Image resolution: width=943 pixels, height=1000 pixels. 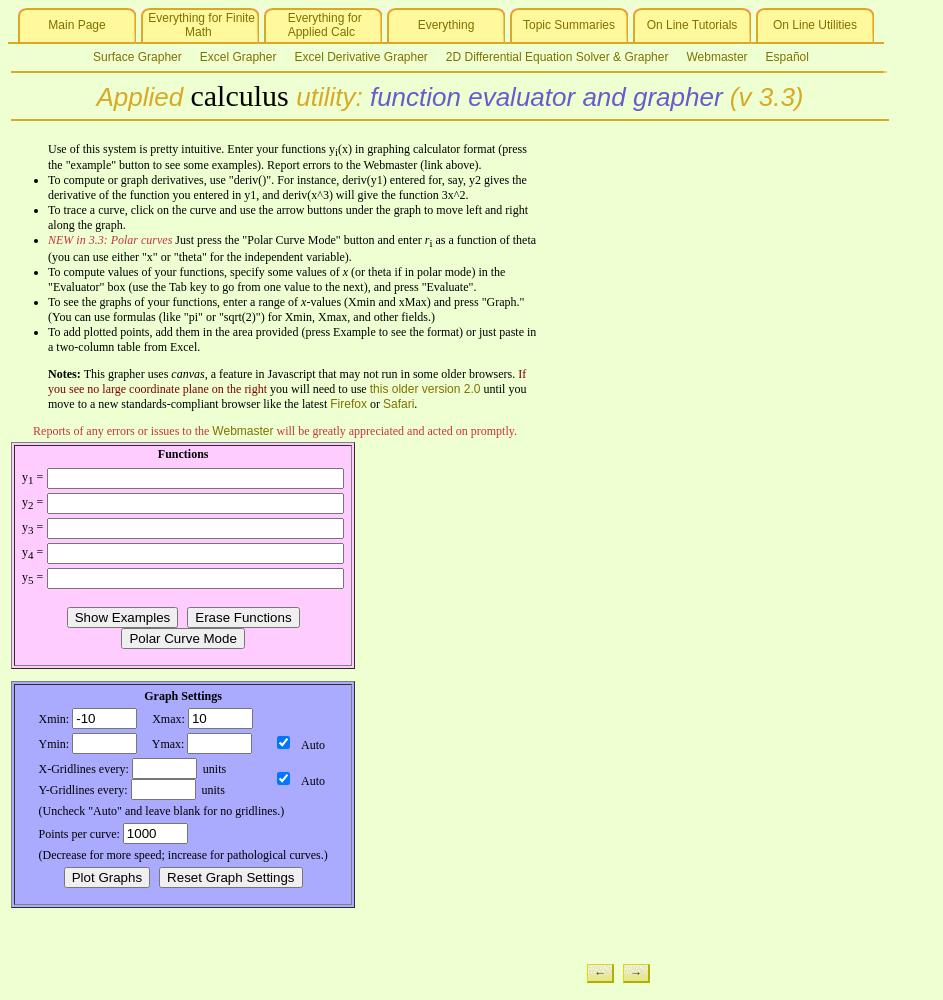 I want to click on '(Decrease for more speed; increase for pathological curves.)', so click(x=181, y=853).